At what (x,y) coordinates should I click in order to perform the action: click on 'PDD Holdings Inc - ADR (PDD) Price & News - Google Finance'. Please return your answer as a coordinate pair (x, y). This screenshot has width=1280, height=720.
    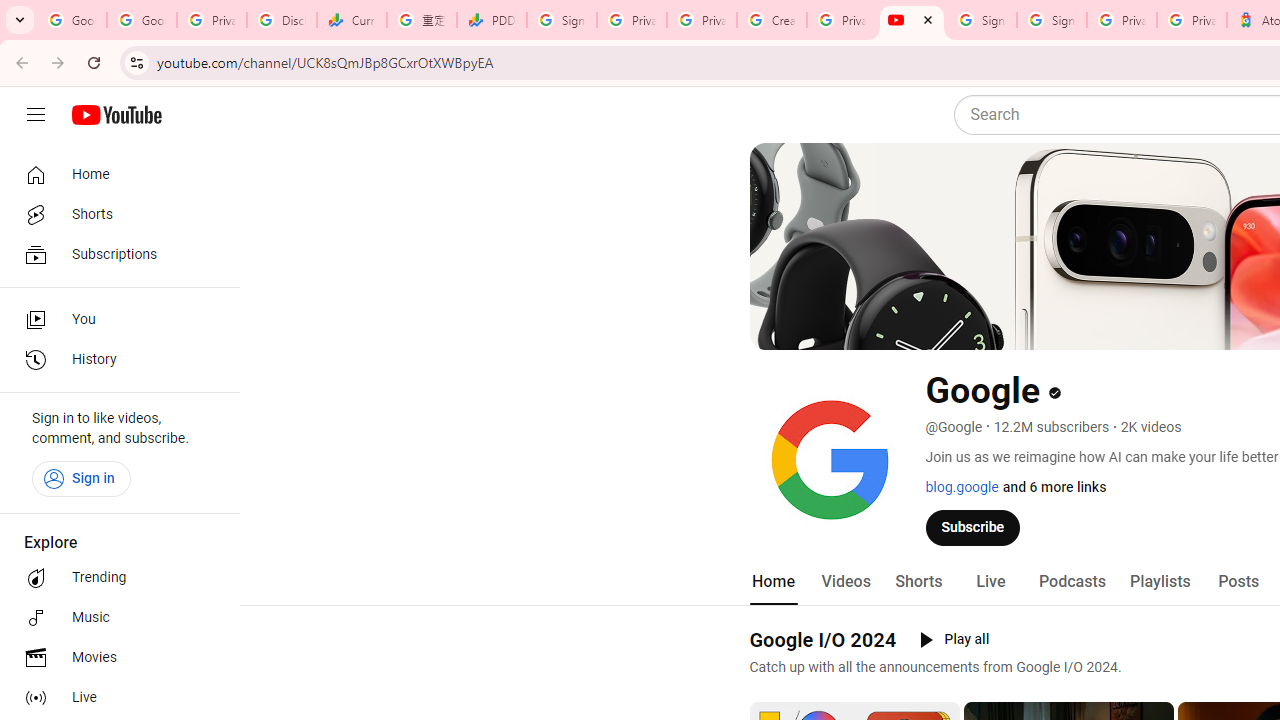
    Looking at the image, I should click on (492, 20).